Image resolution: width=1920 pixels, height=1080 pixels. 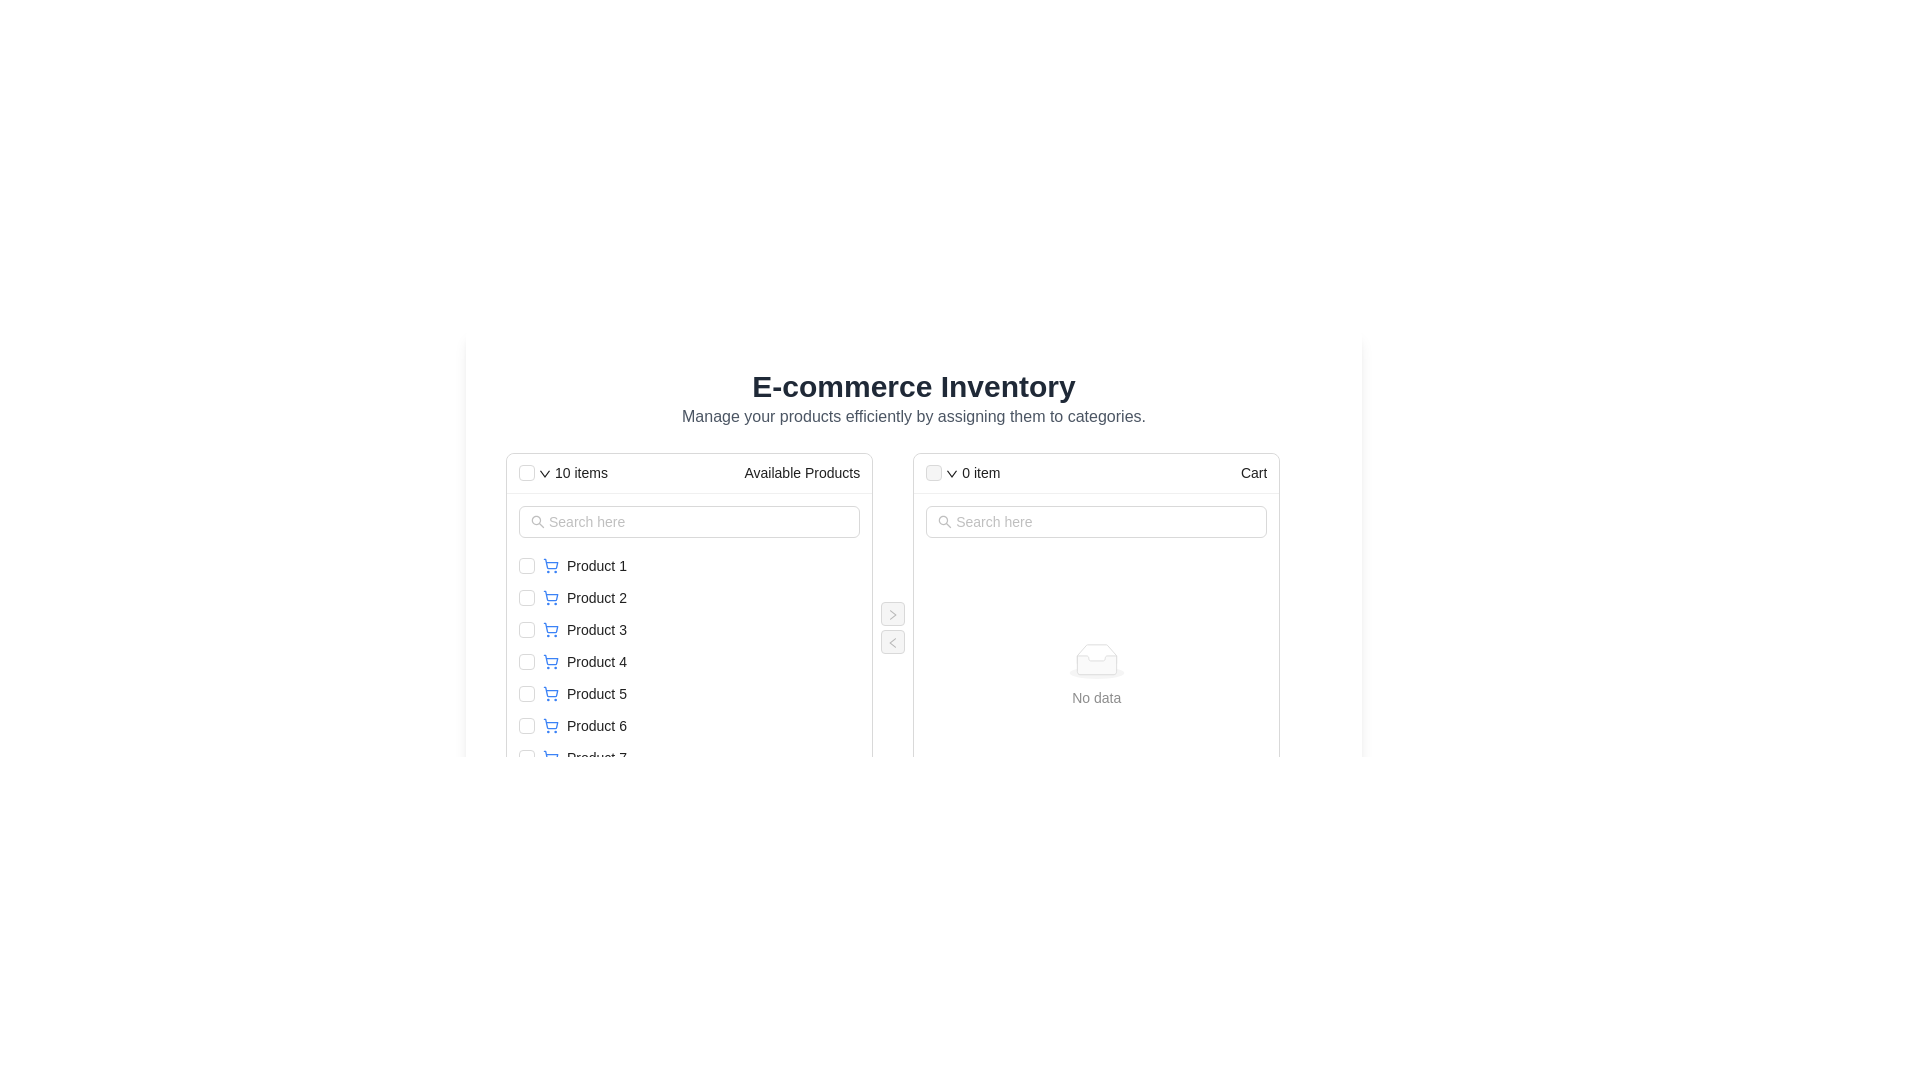 What do you see at coordinates (527, 473) in the screenshot?
I see `the minimalistic checkbox located at the top-left corner of the 'Available Products' list header` at bounding box center [527, 473].